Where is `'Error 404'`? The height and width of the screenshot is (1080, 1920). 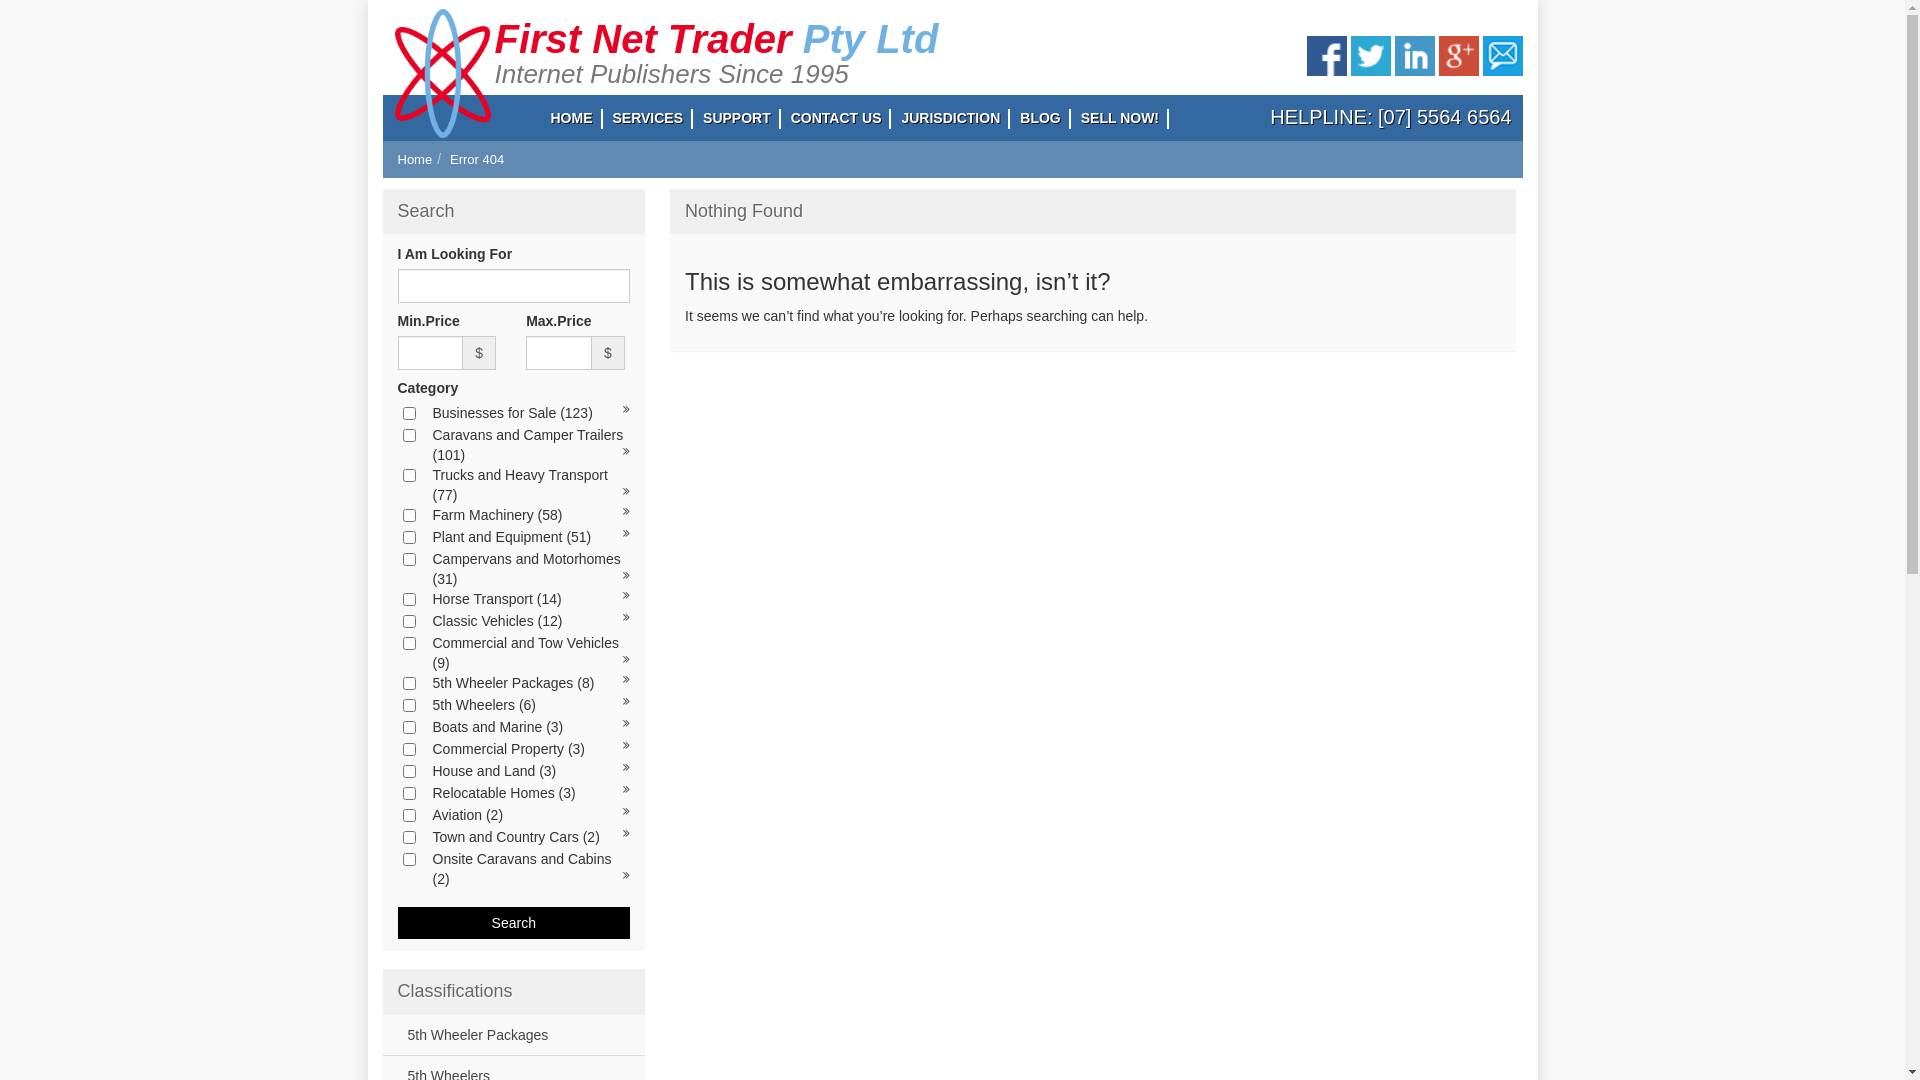 'Error 404' is located at coordinates (475, 158).